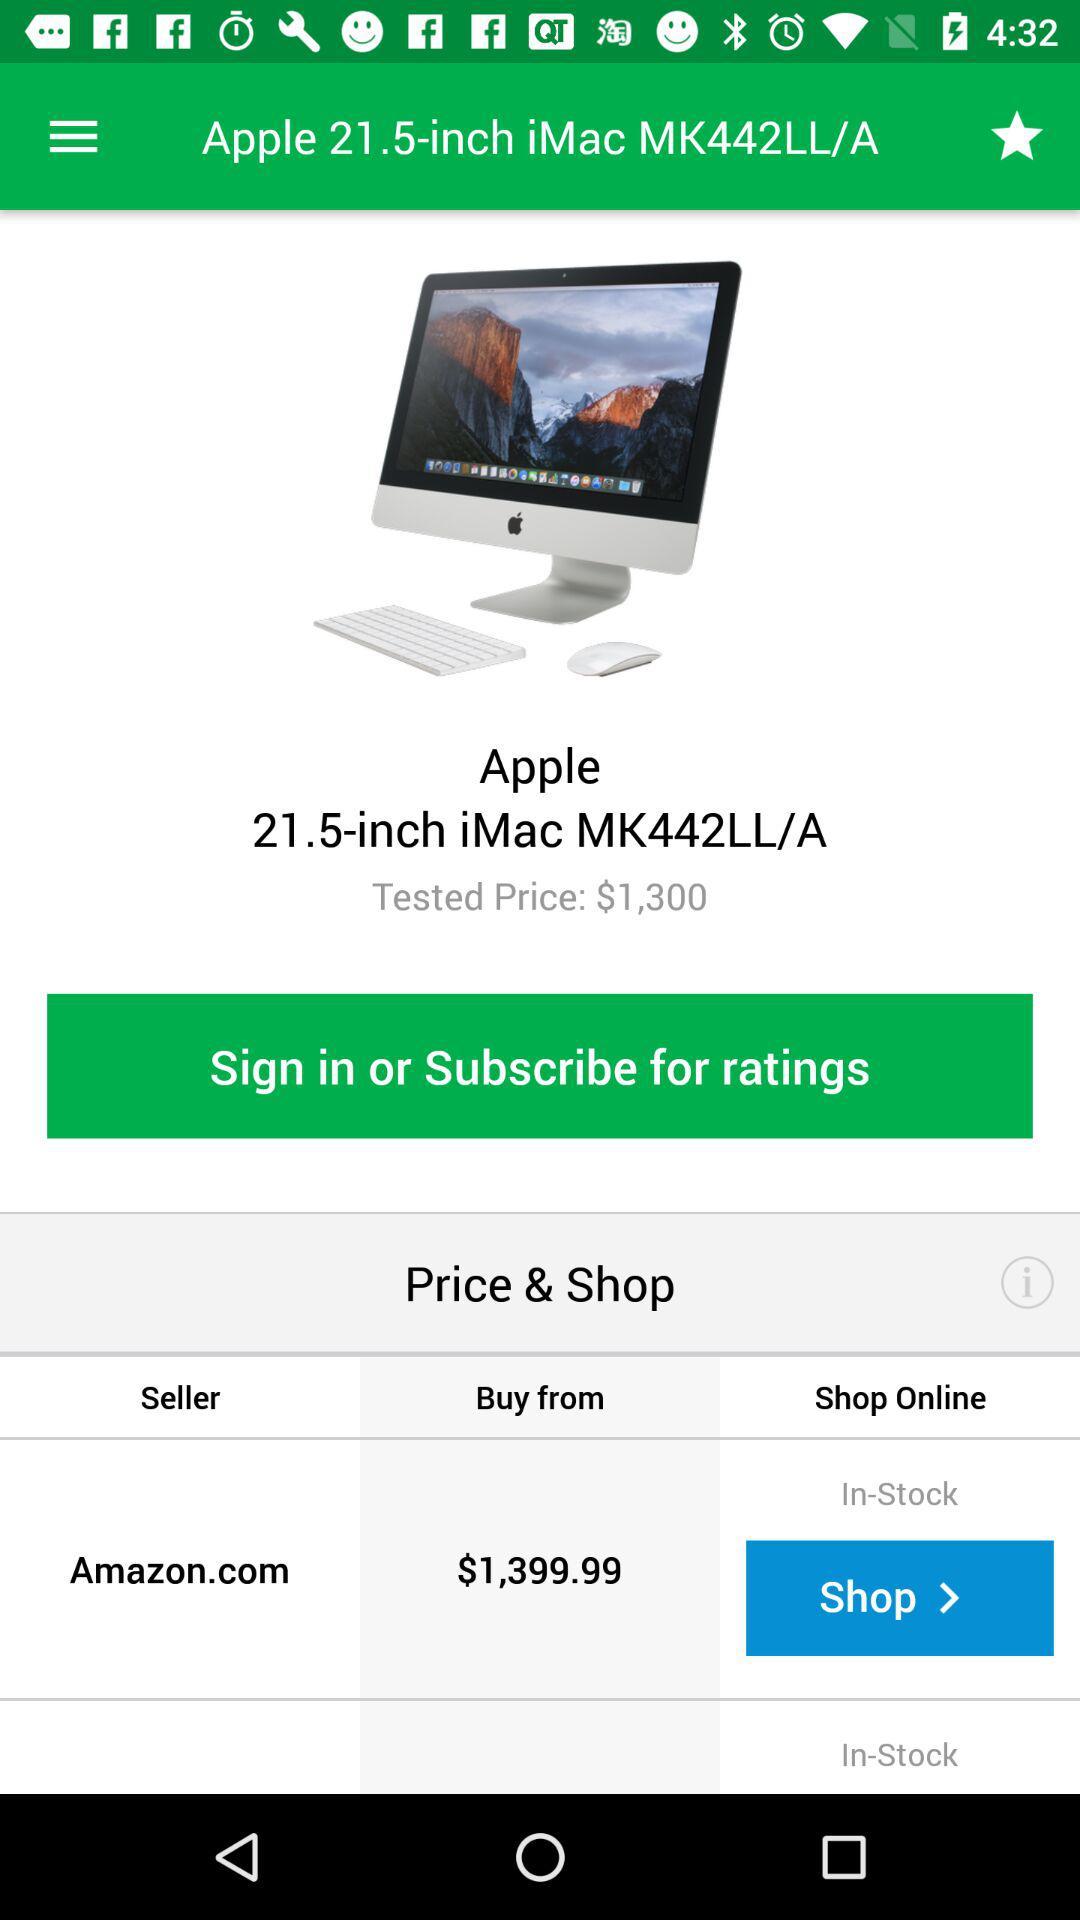 The image size is (1080, 1920). Describe the element at coordinates (1017, 135) in the screenshot. I see `item above tested price 1 icon` at that location.